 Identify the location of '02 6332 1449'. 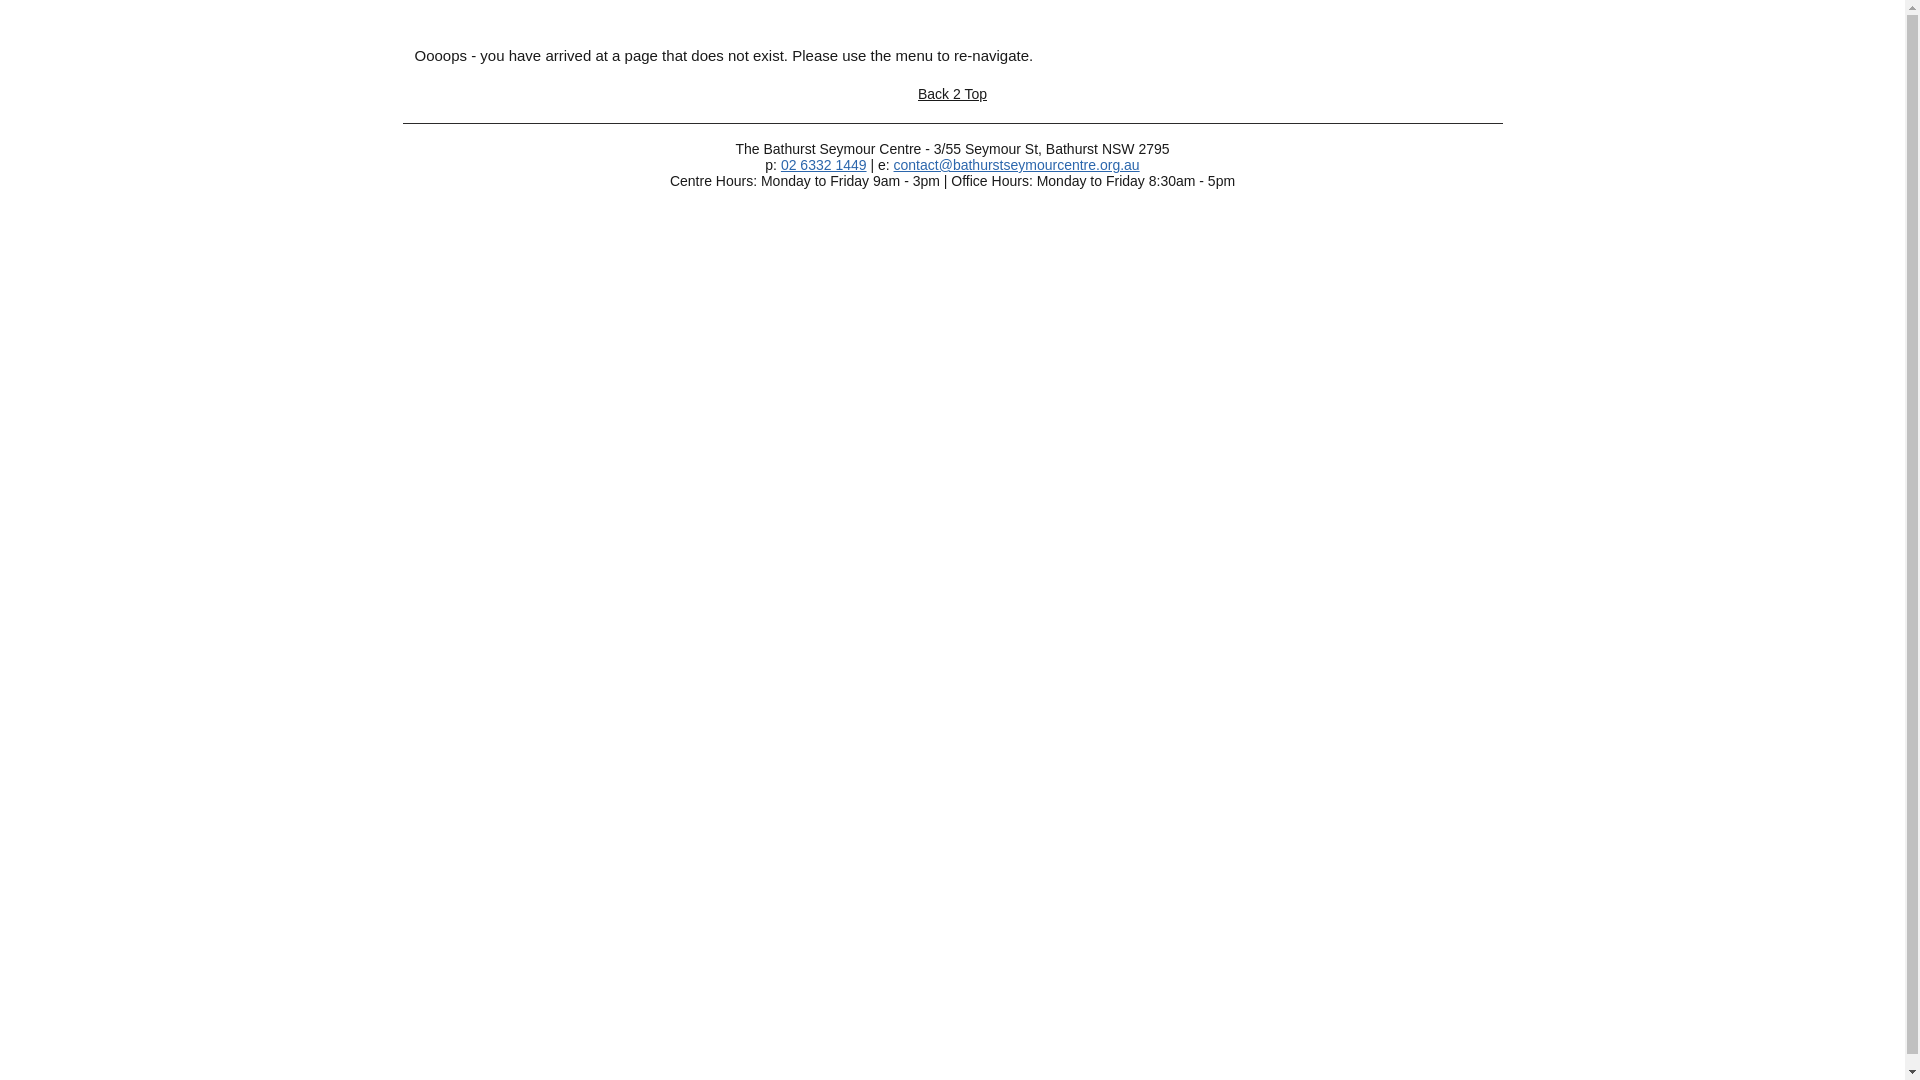
(824, 164).